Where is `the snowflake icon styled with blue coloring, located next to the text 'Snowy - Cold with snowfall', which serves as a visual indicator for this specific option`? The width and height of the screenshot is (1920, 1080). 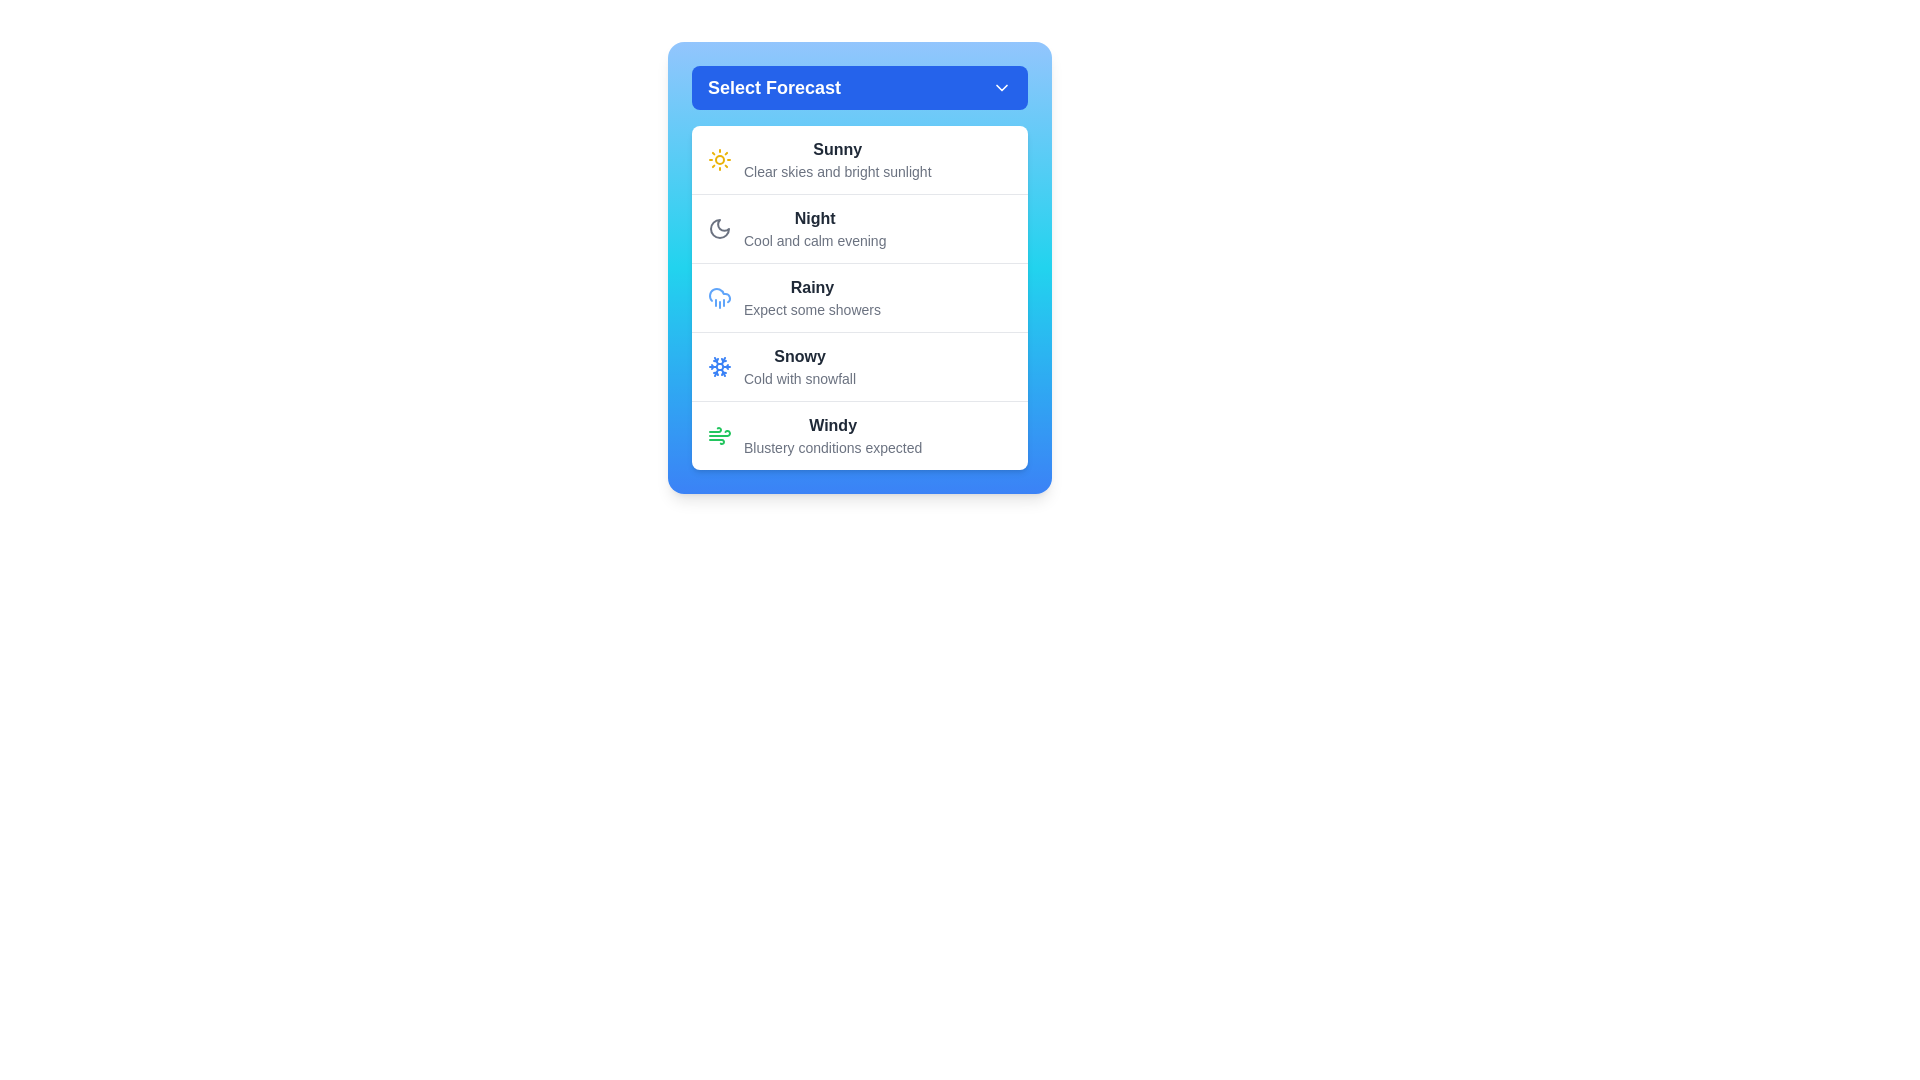
the snowflake icon styled with blue coloring, located next to the text 'Snowy - Cold with snowfall', which serves as a visual indicator for this specific option is located at coordinates (720, 366).